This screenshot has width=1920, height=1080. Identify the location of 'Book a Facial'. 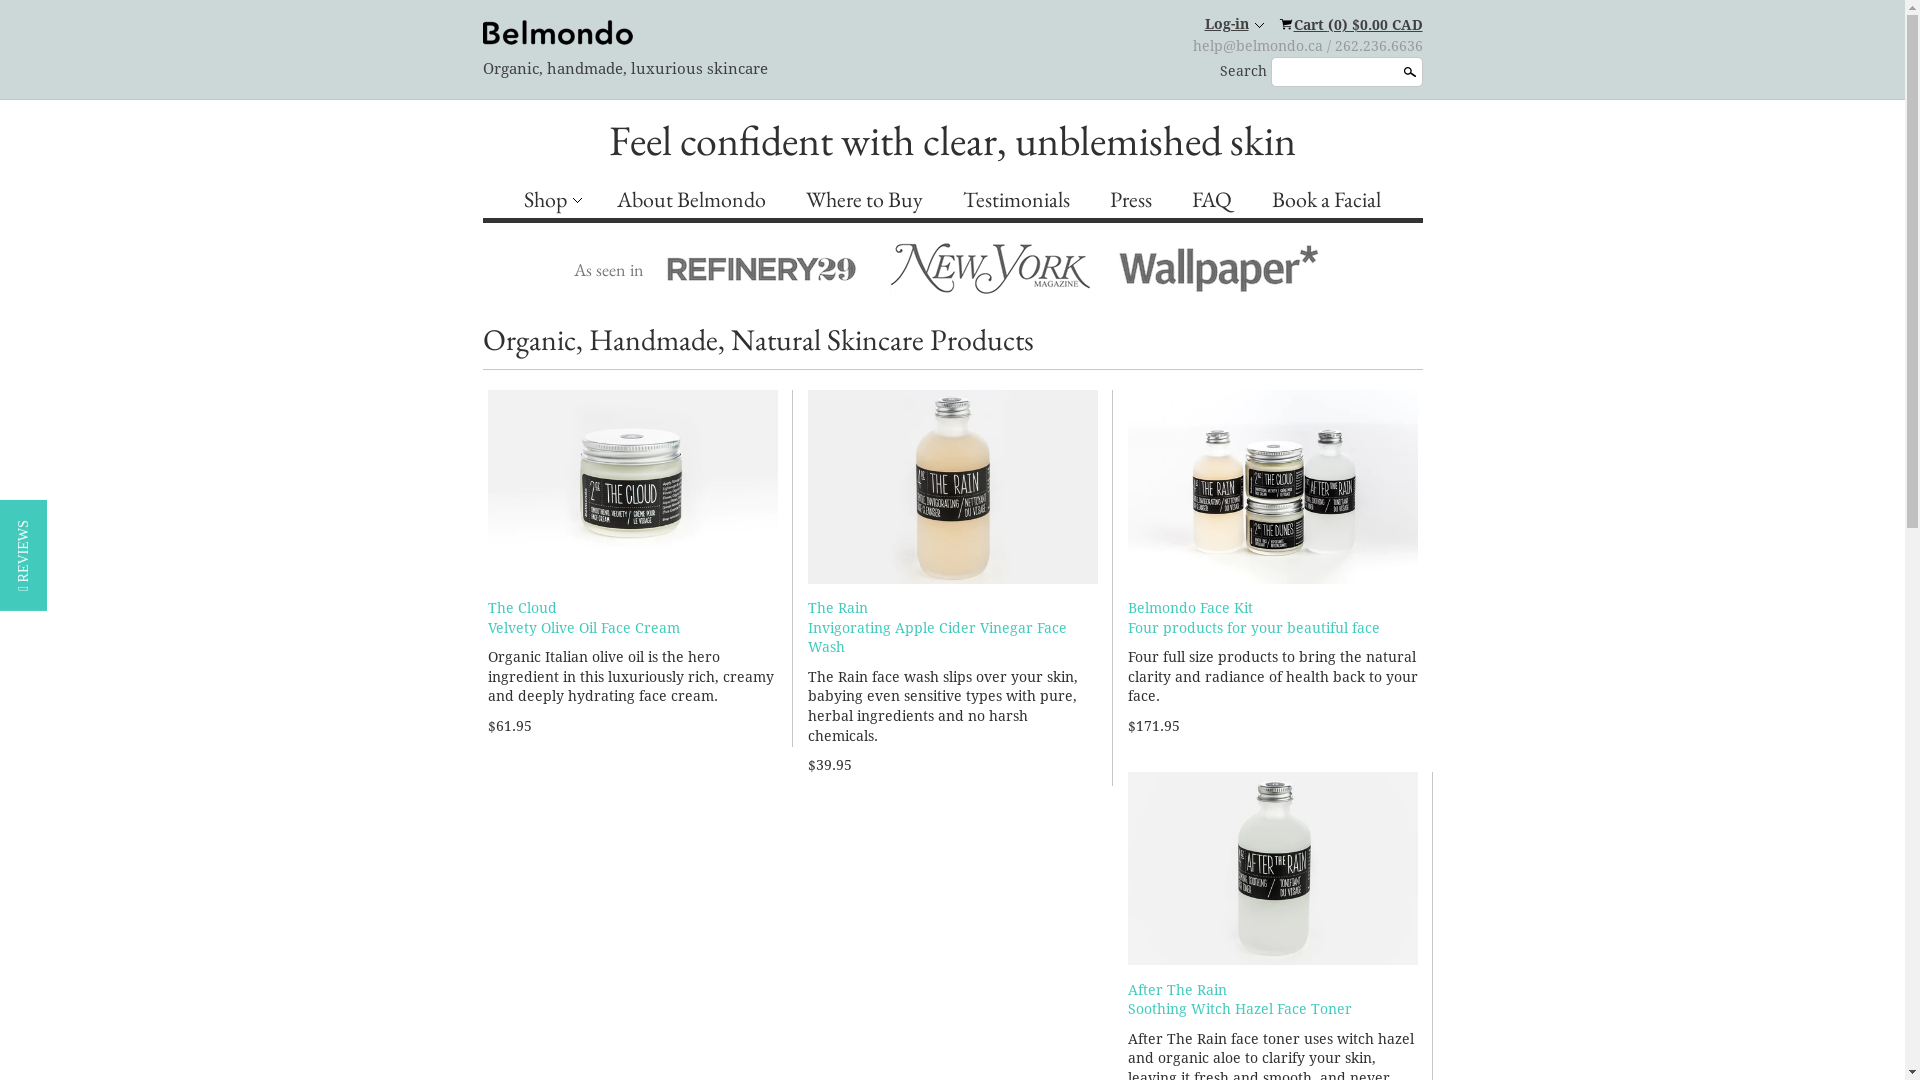
(1326, 200).